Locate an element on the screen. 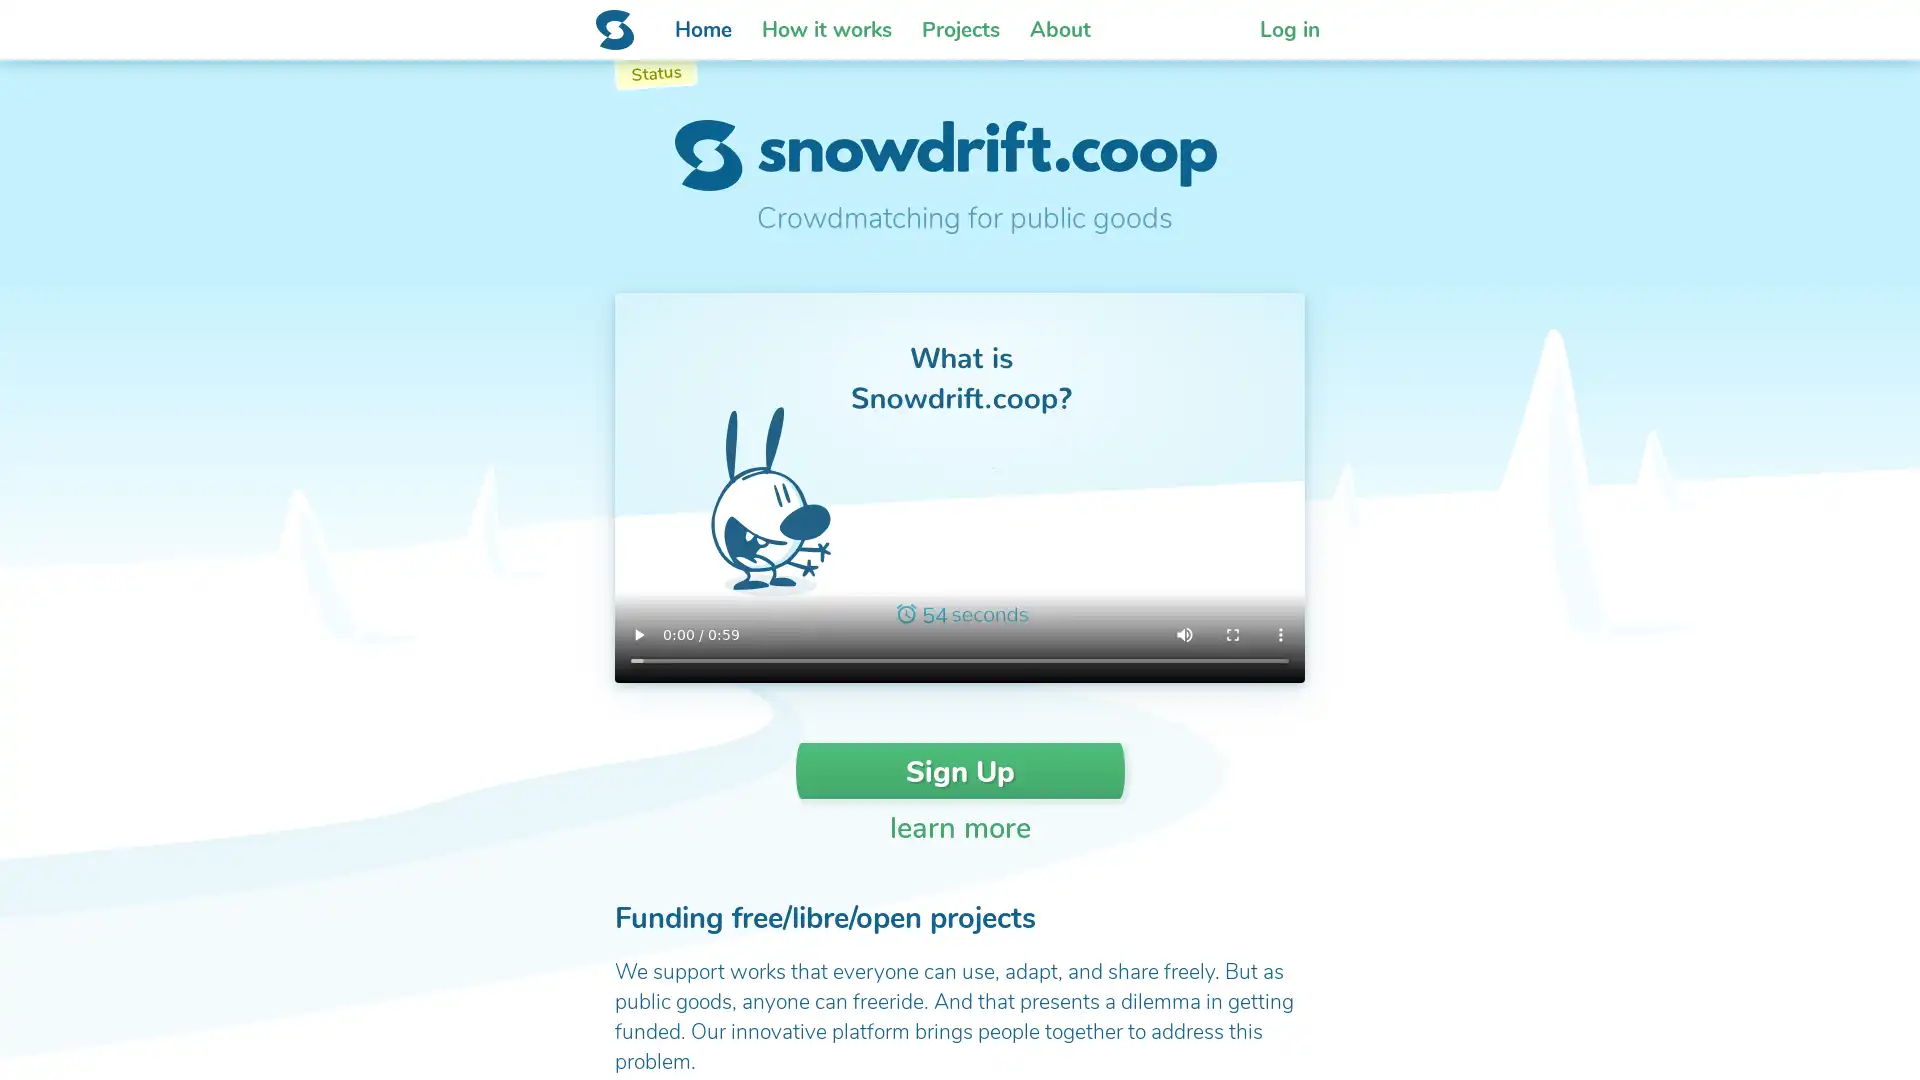  show more media controls is located at coordinates (1281, 635).